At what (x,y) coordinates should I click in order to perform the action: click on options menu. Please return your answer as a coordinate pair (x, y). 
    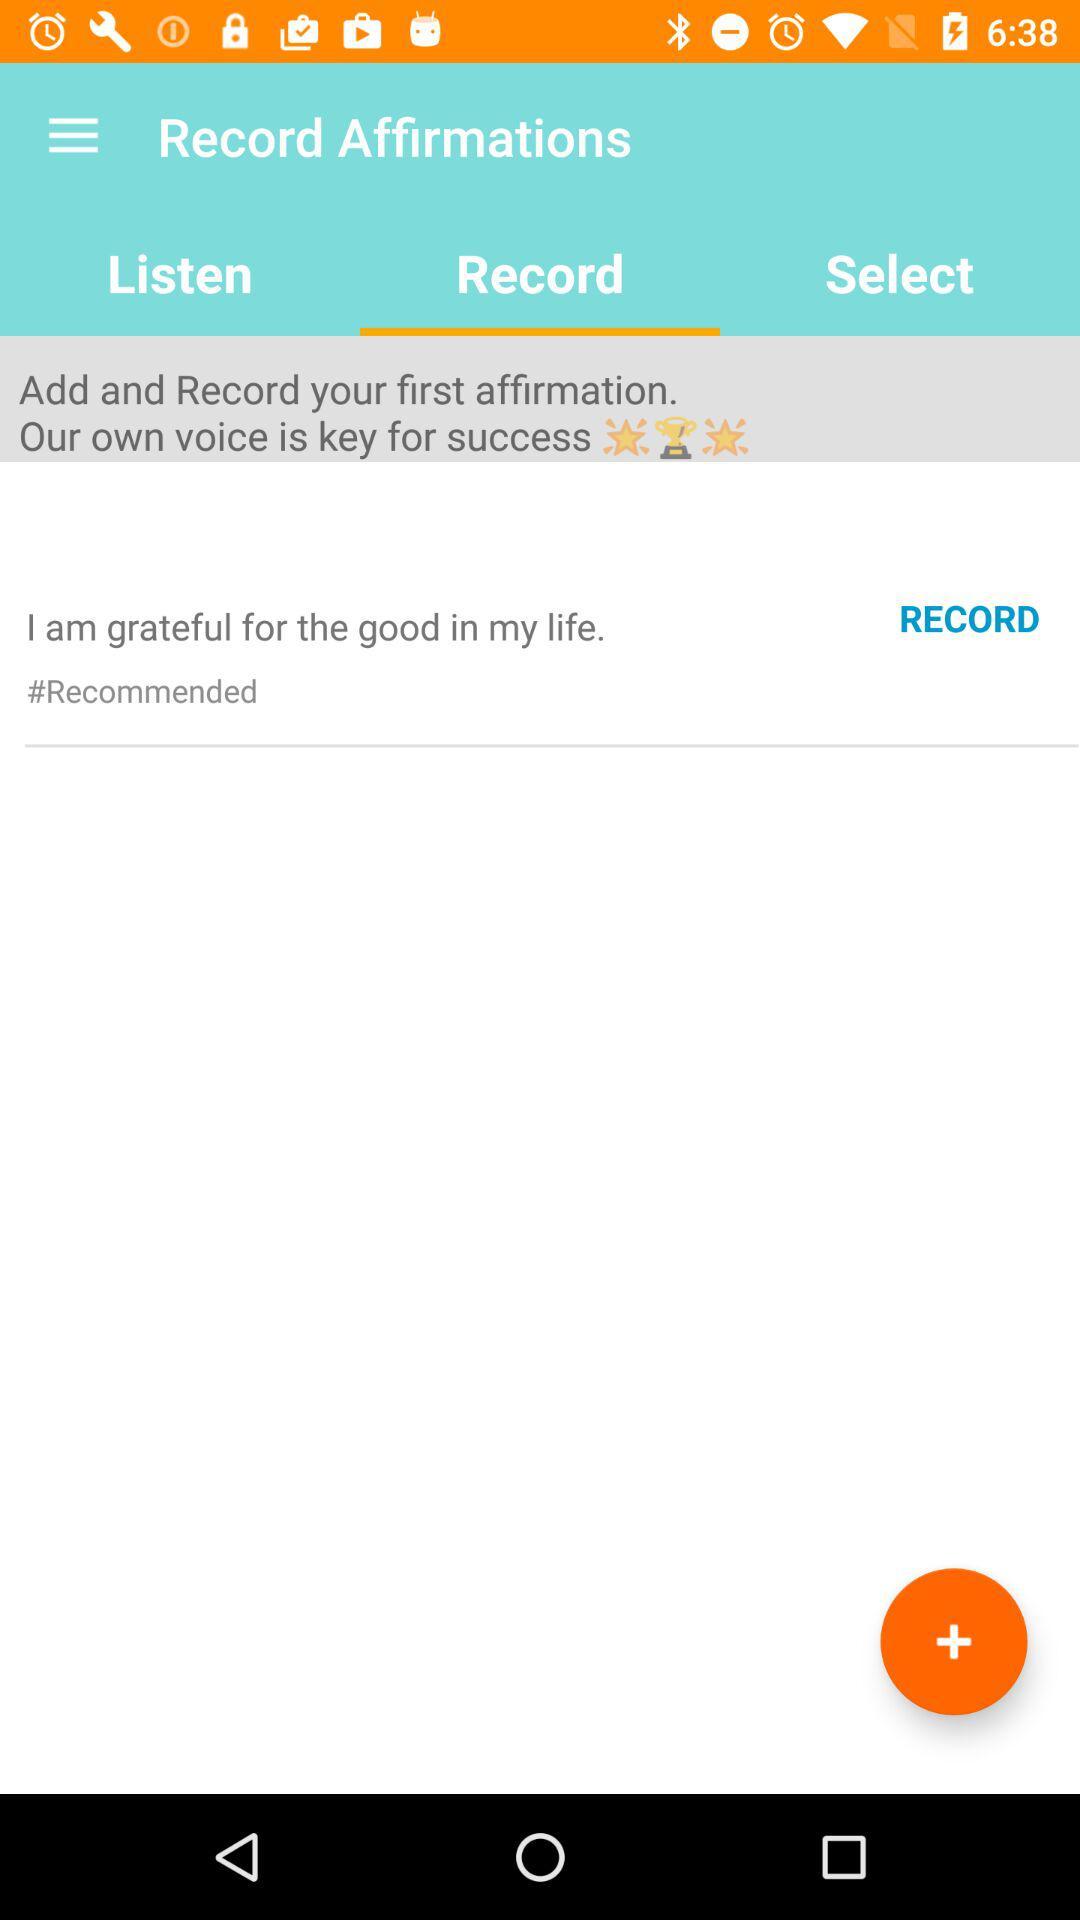
    Looking at the image, I should click on (952, 1641).